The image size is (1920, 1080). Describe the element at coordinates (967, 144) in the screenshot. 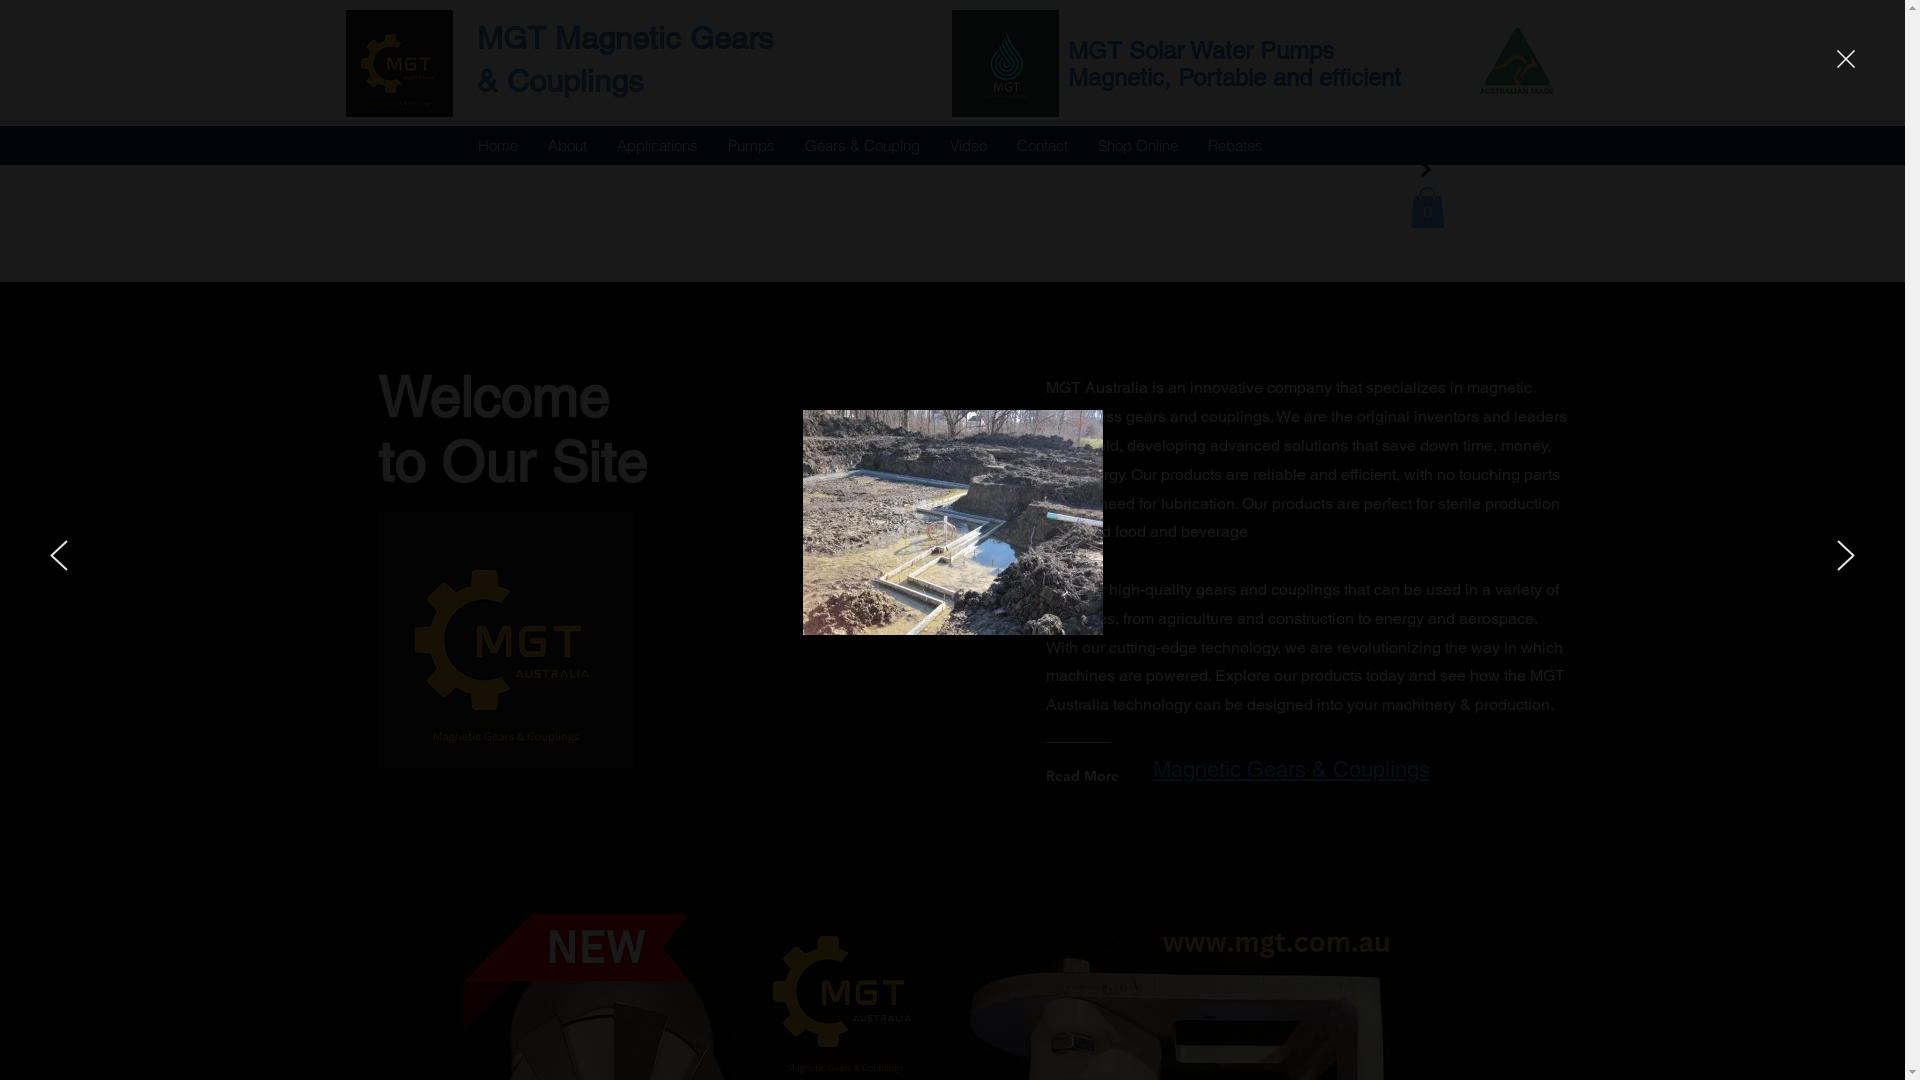

I see `'Video'` at that location.